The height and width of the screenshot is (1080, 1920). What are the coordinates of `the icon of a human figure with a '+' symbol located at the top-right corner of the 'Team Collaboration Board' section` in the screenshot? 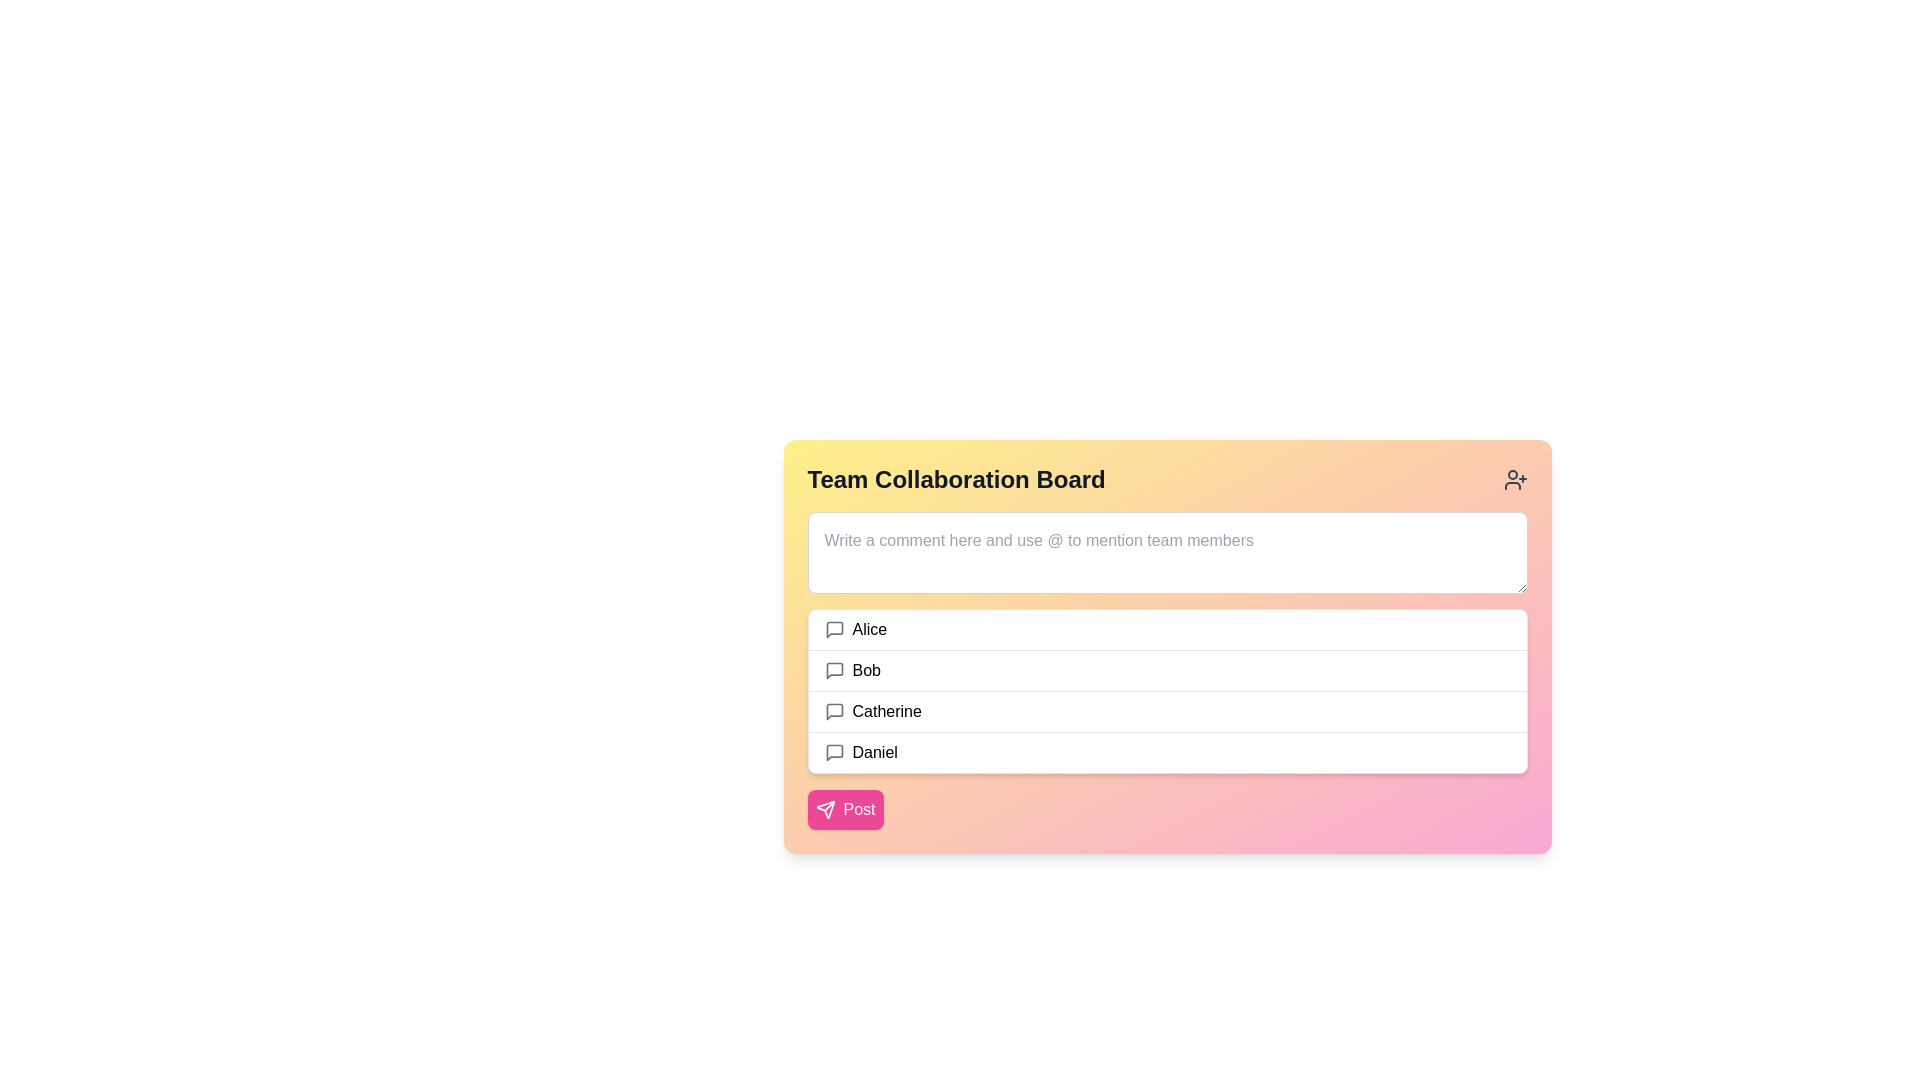 It's located at (1515, 479).